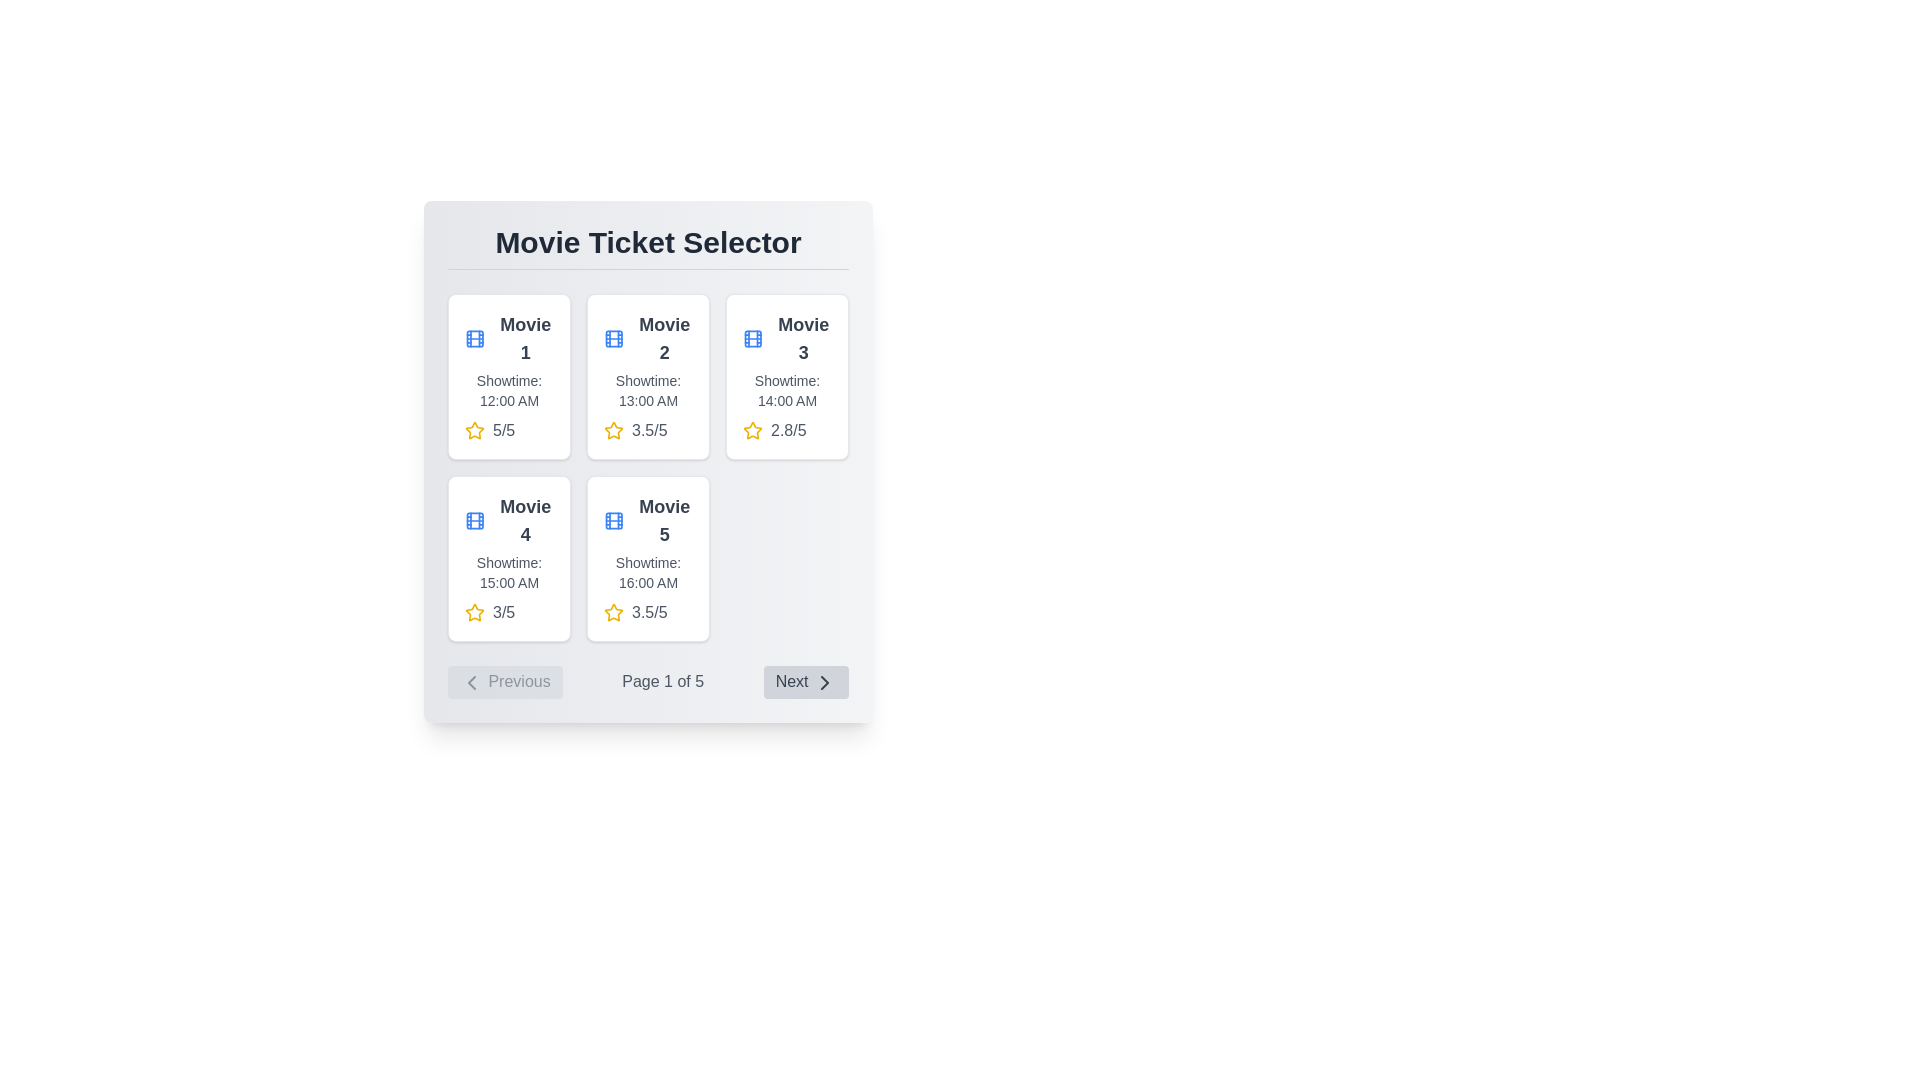 Image resolution: width=1920 pixels, height=1080 pixels. I want to click on the yellow star icon representing a rating, located at the top-right of the third movie card, to perform related operations with adjacent elements, so click(752, 430).